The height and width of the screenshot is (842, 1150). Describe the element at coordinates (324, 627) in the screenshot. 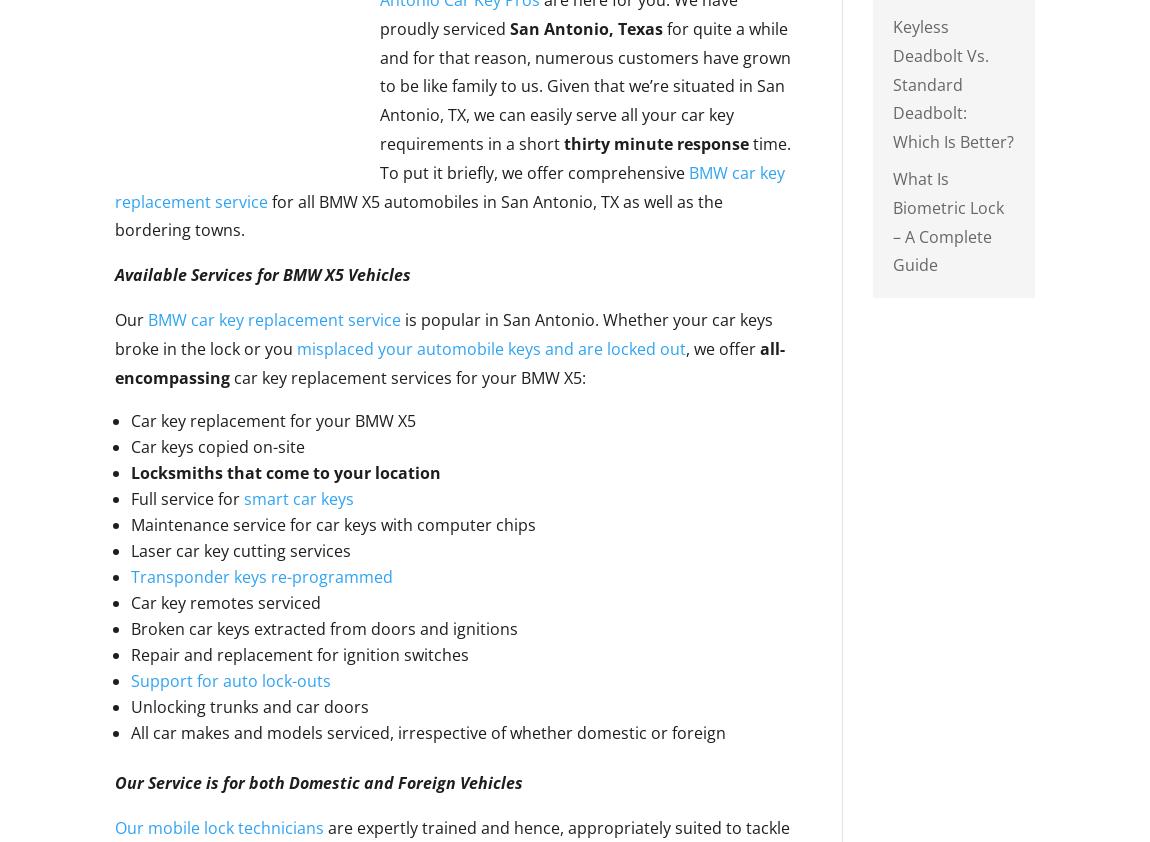

I see `'Broken car keys extracted from doors and ignitions'` at that location.